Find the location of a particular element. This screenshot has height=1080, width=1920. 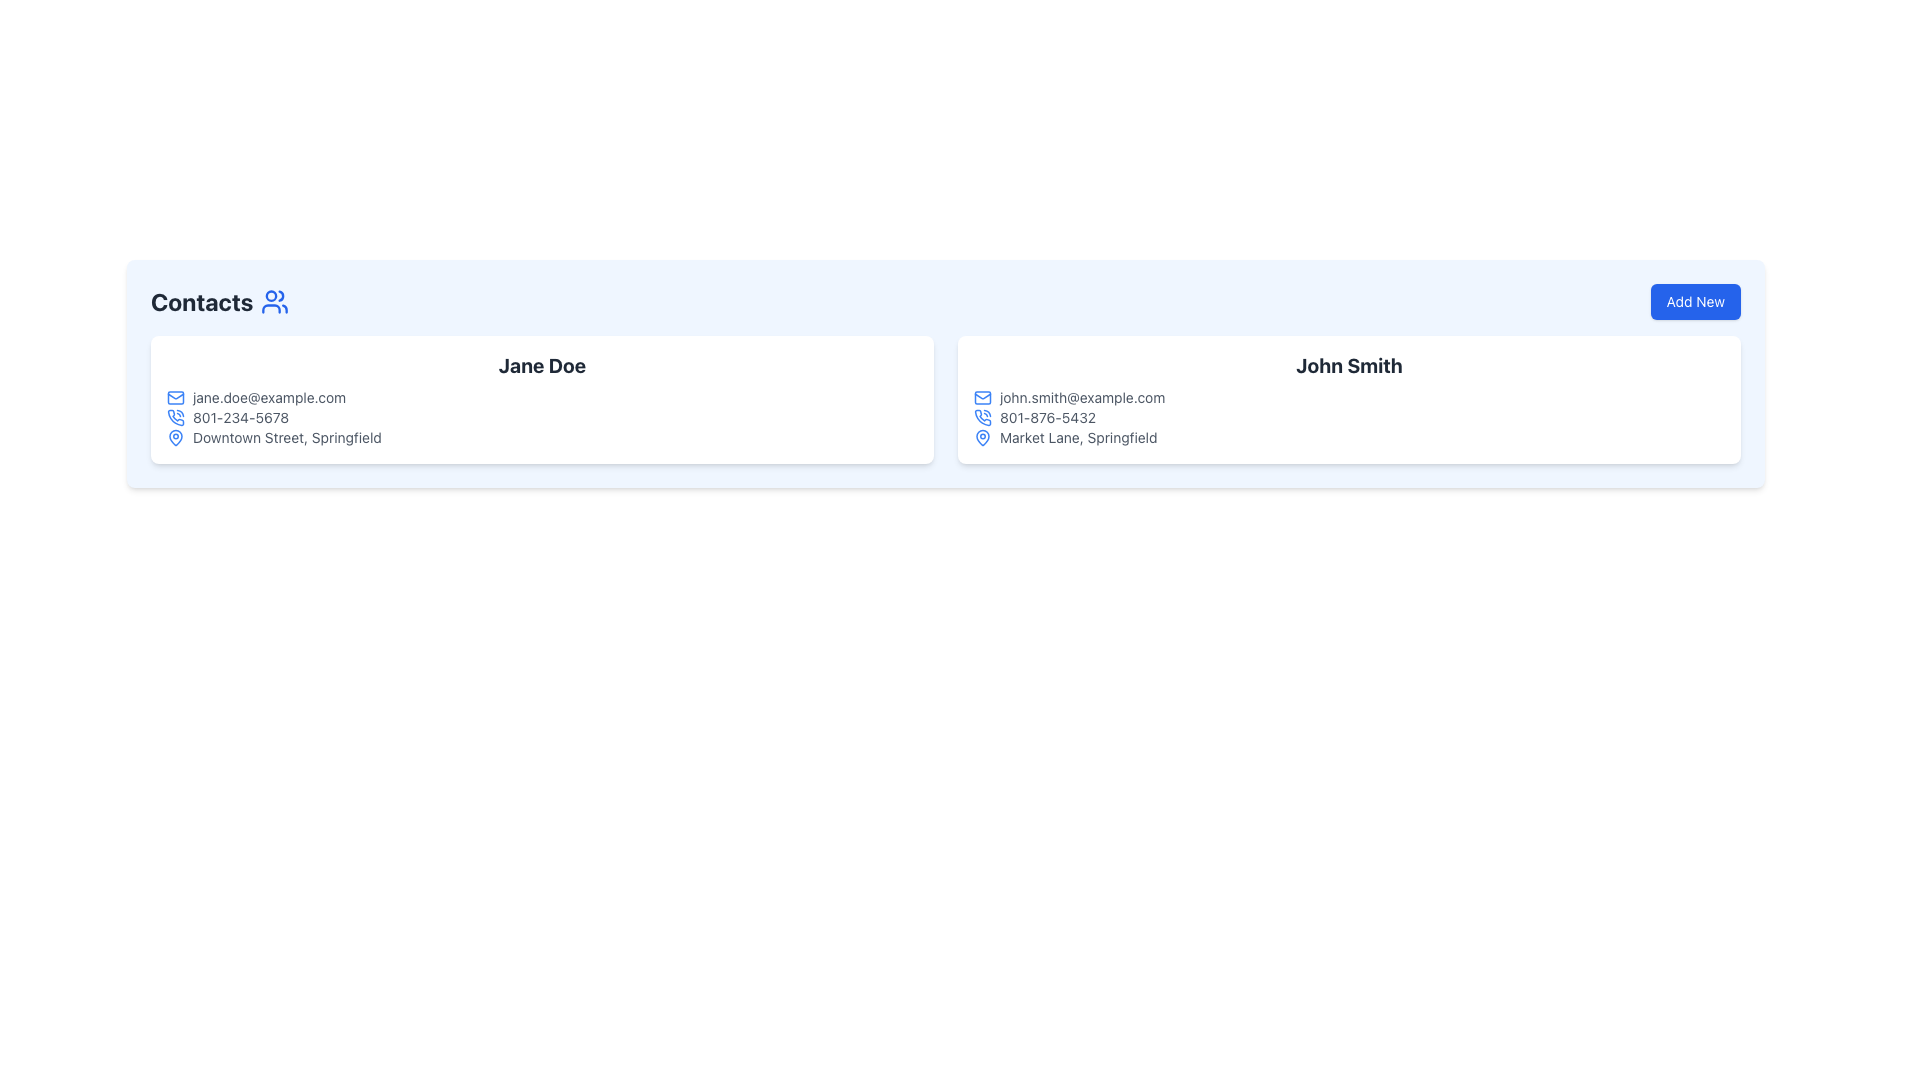

the decorative location marker icon located in the left card of the contact section, adjacent to the address text 'Downtown Street, Springfield' is located at coordinates (176, 437).